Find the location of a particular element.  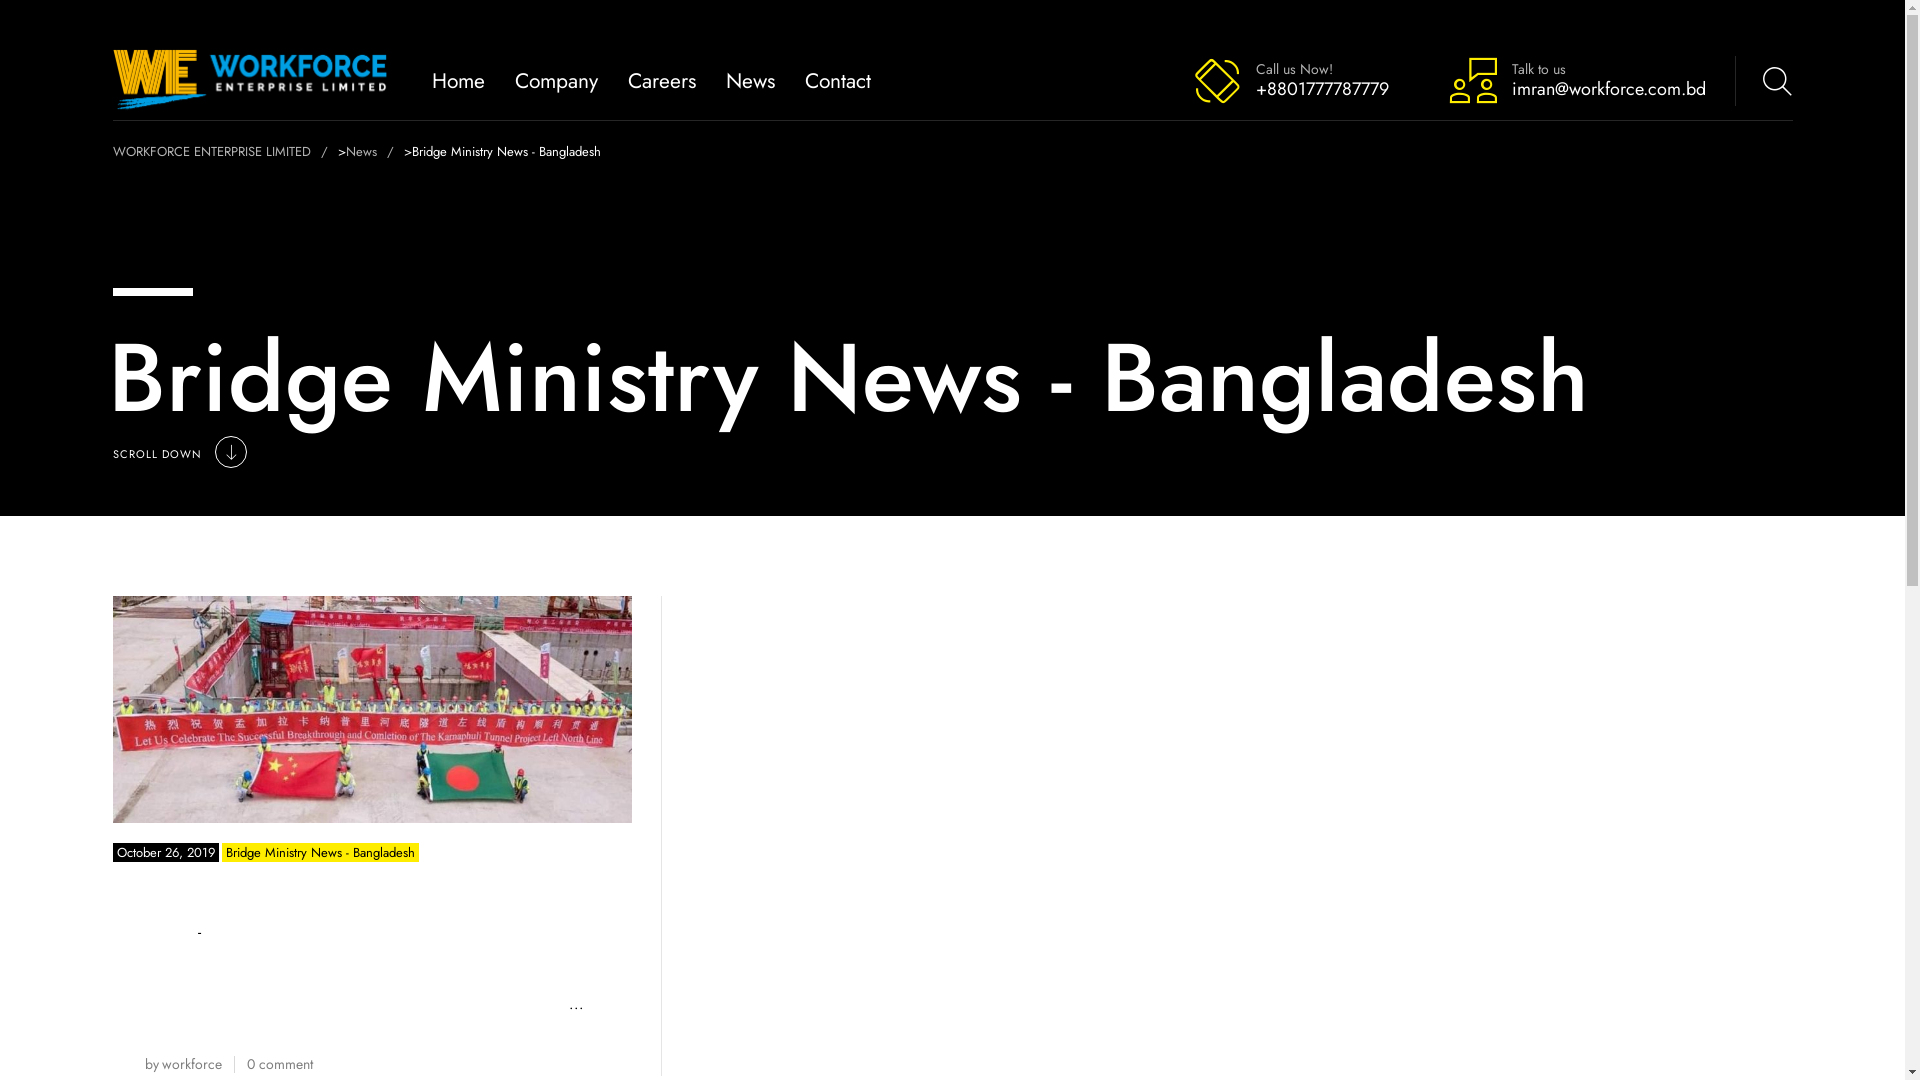

'Bridge Ministry News - Bangladesh' is located at coordinates (221, 852).